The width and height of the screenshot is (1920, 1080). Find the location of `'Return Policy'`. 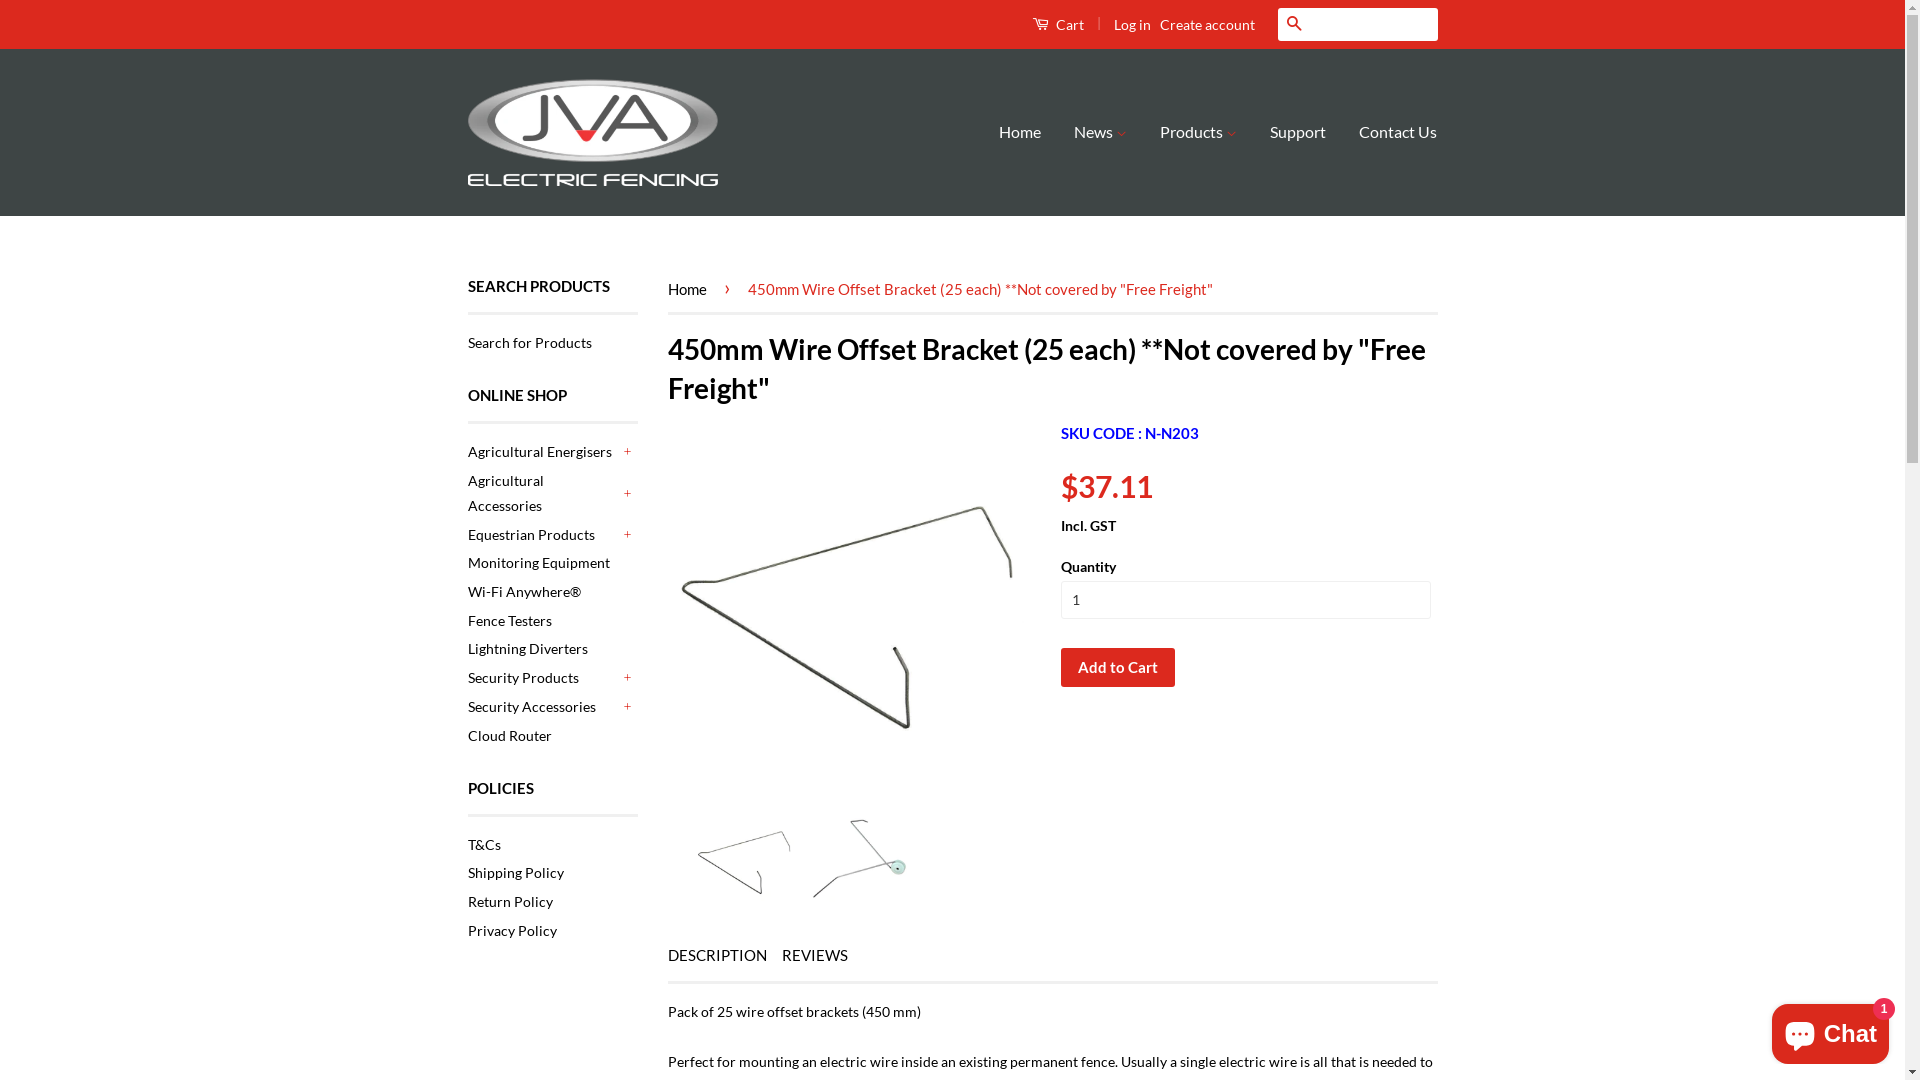

'Return Policy' is located at coordinates (510, 901).